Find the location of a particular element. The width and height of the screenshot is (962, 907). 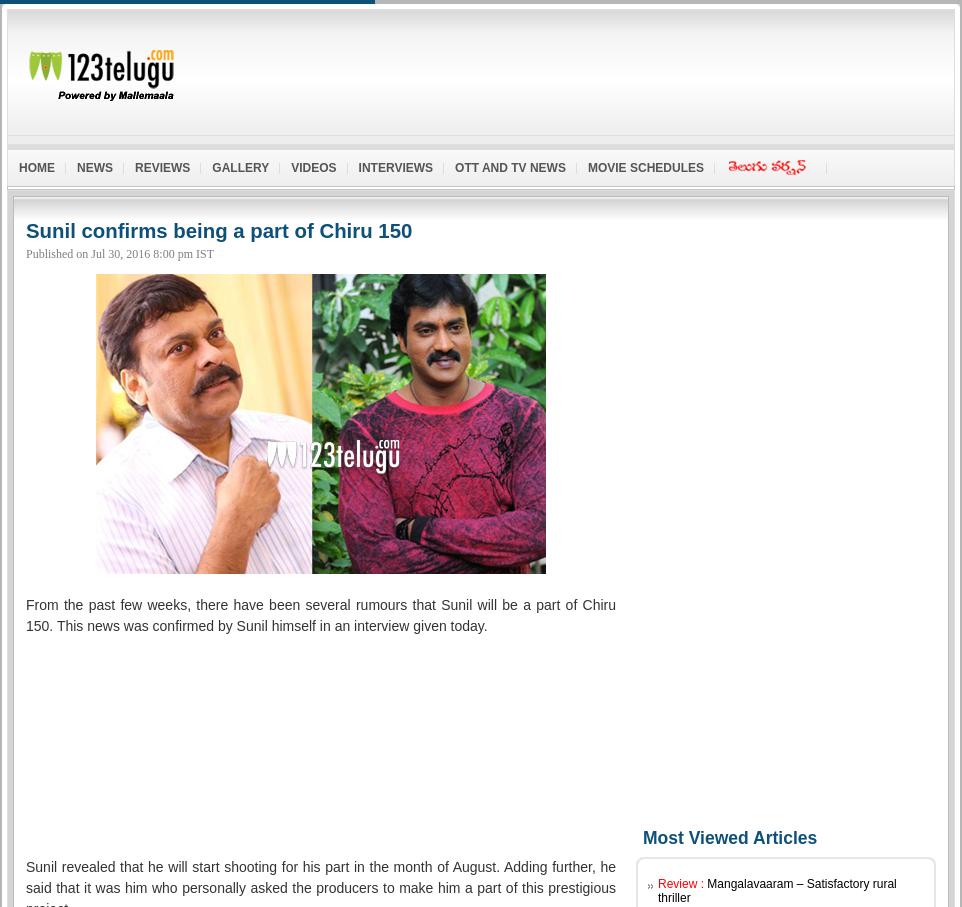

'Published on Jul 30, 2016 8:00 pm IST' is located at coordinates (118, 251).